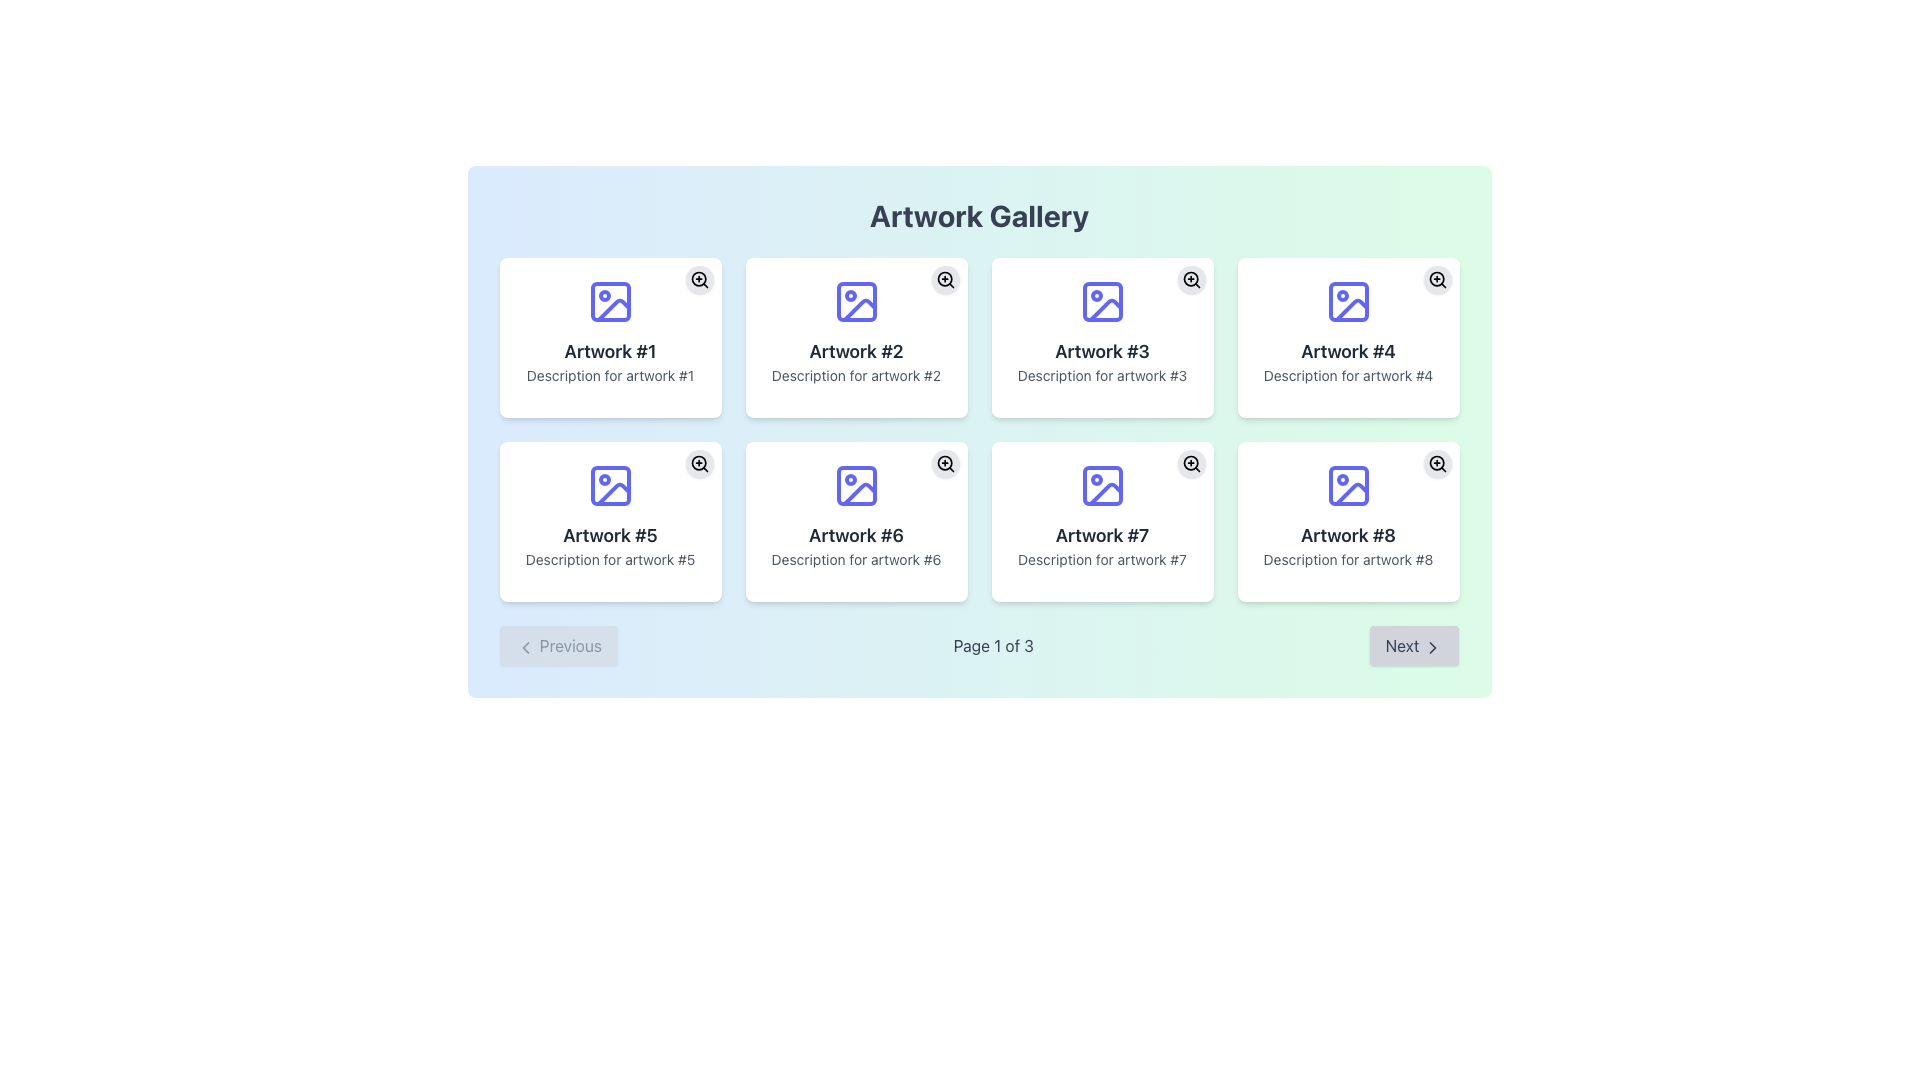  I want to click on the icon button located at the top-right corner of the block representing 'Artwork #7', so click(1191, 463).